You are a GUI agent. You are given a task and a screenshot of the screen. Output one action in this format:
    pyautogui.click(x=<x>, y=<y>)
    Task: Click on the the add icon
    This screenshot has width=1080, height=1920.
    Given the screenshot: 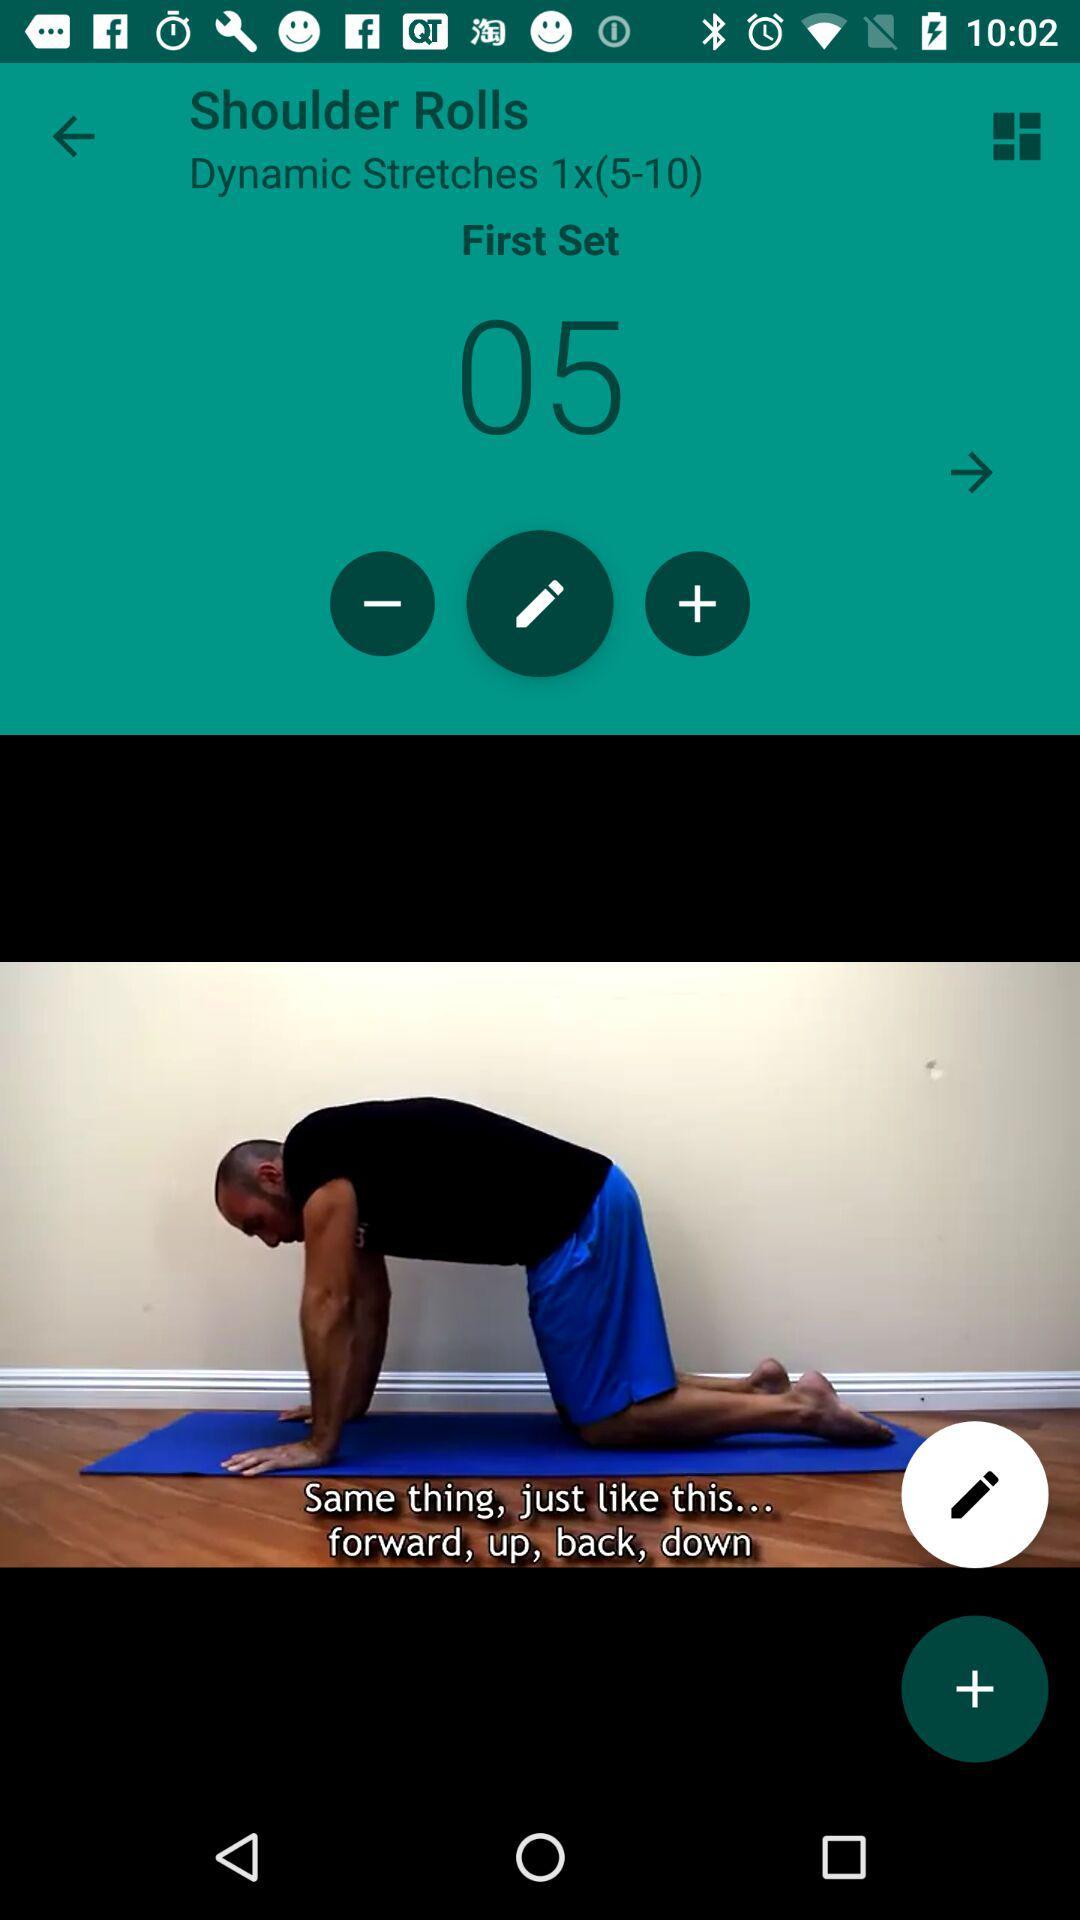 What is the action you would take?
    pyautogui.click(x=696, y=646)
    